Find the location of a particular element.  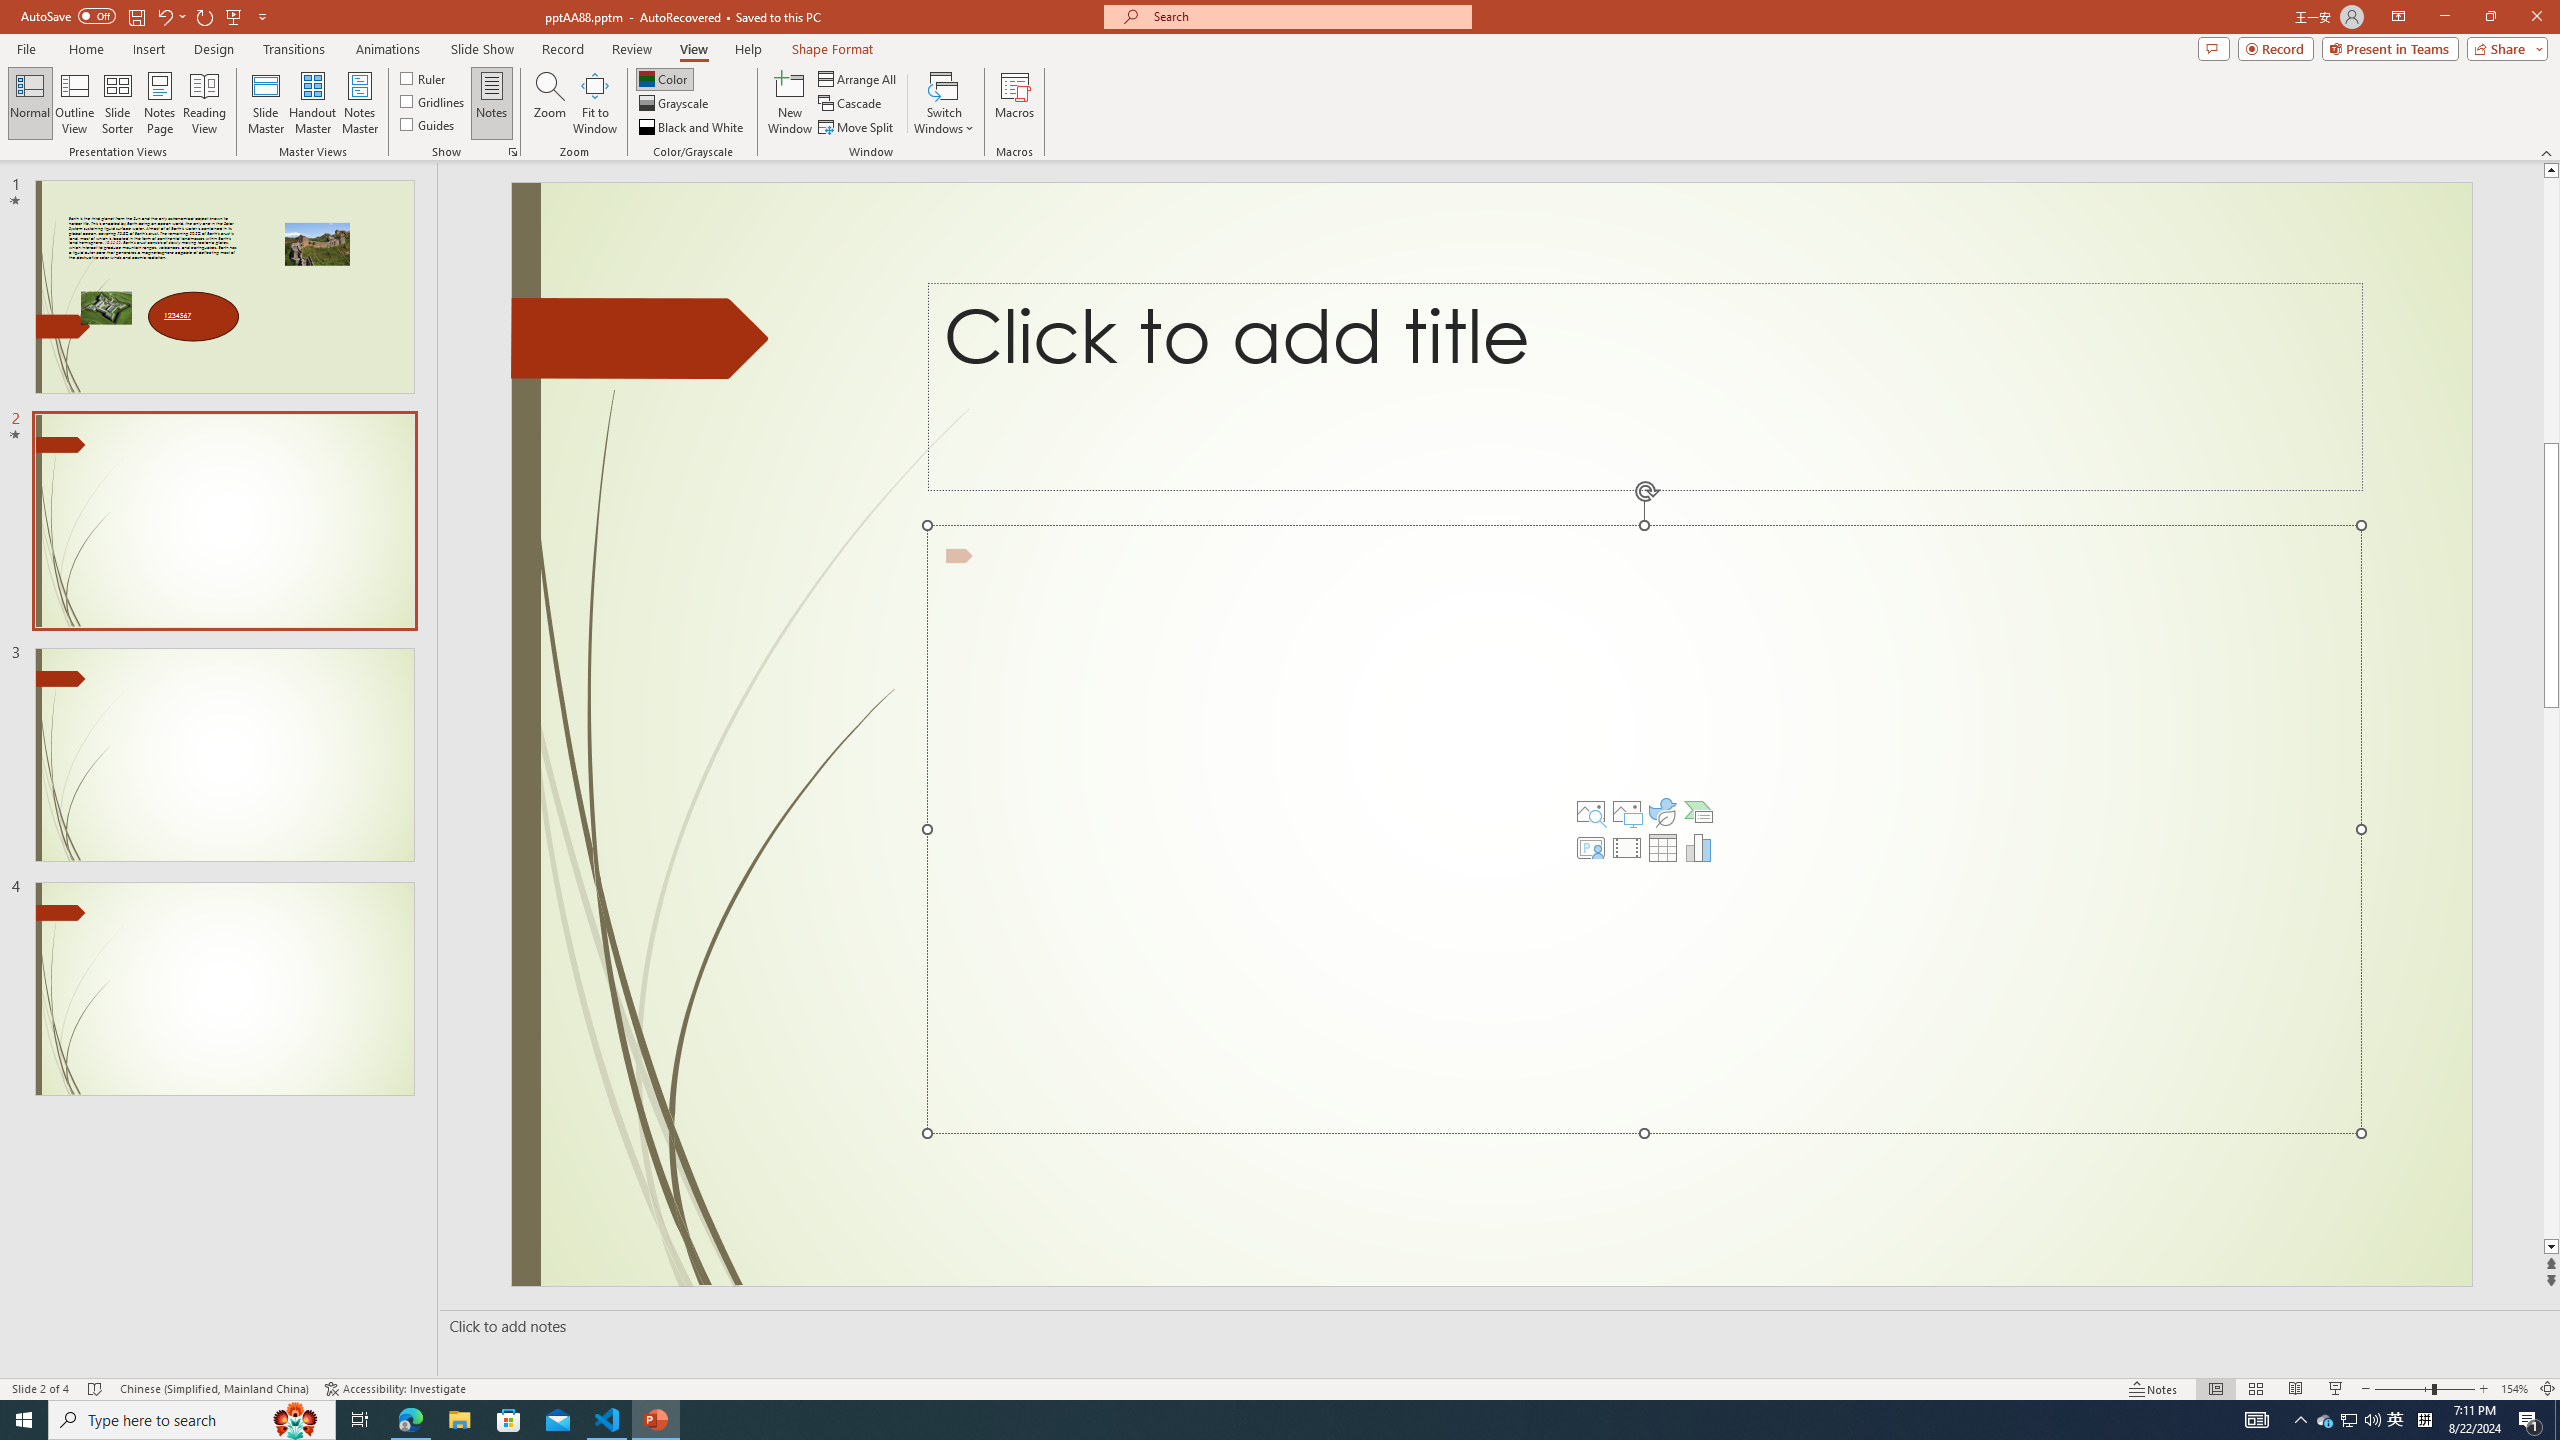

'Handout Master' is located at coordinates (311, 103).